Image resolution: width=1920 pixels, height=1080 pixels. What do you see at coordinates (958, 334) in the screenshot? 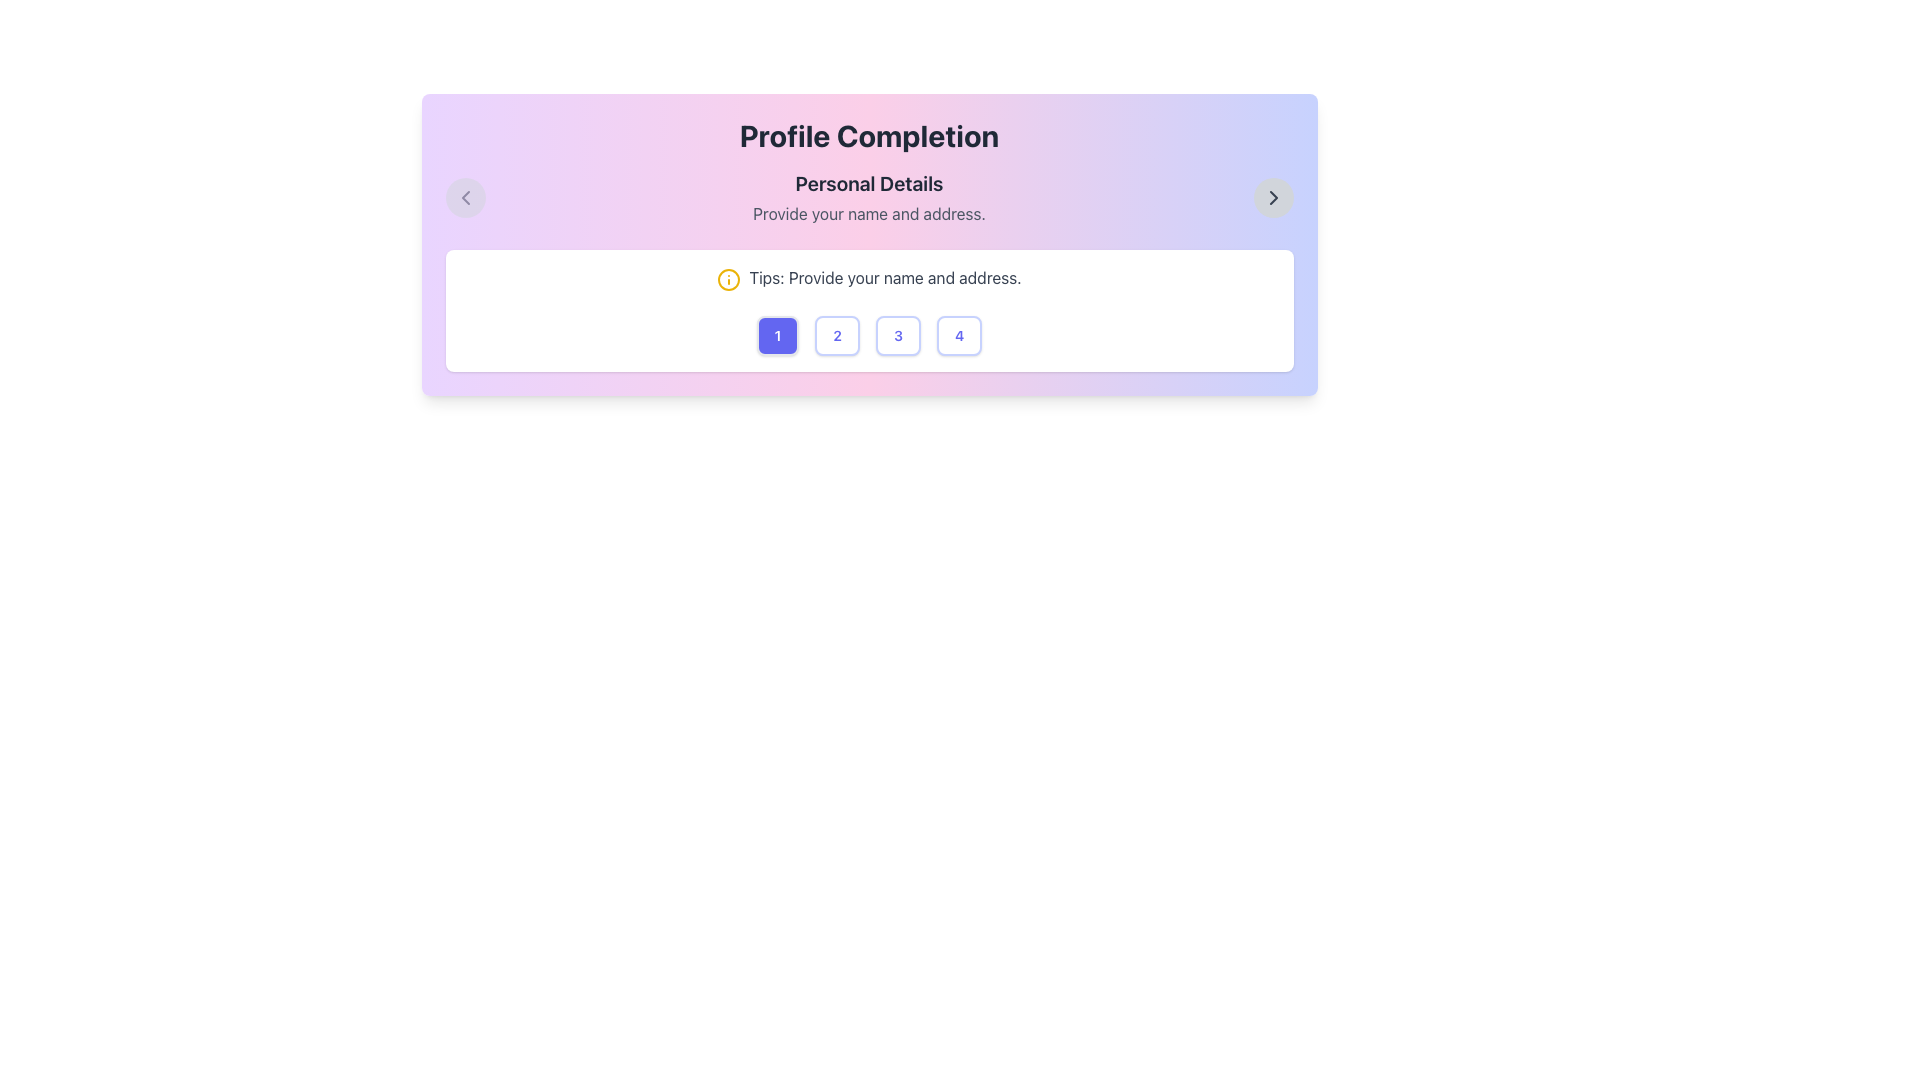
I see `the rounded rectangular button displaying the number '4' with a white background and indigo border` at bounding box center [958, 334].